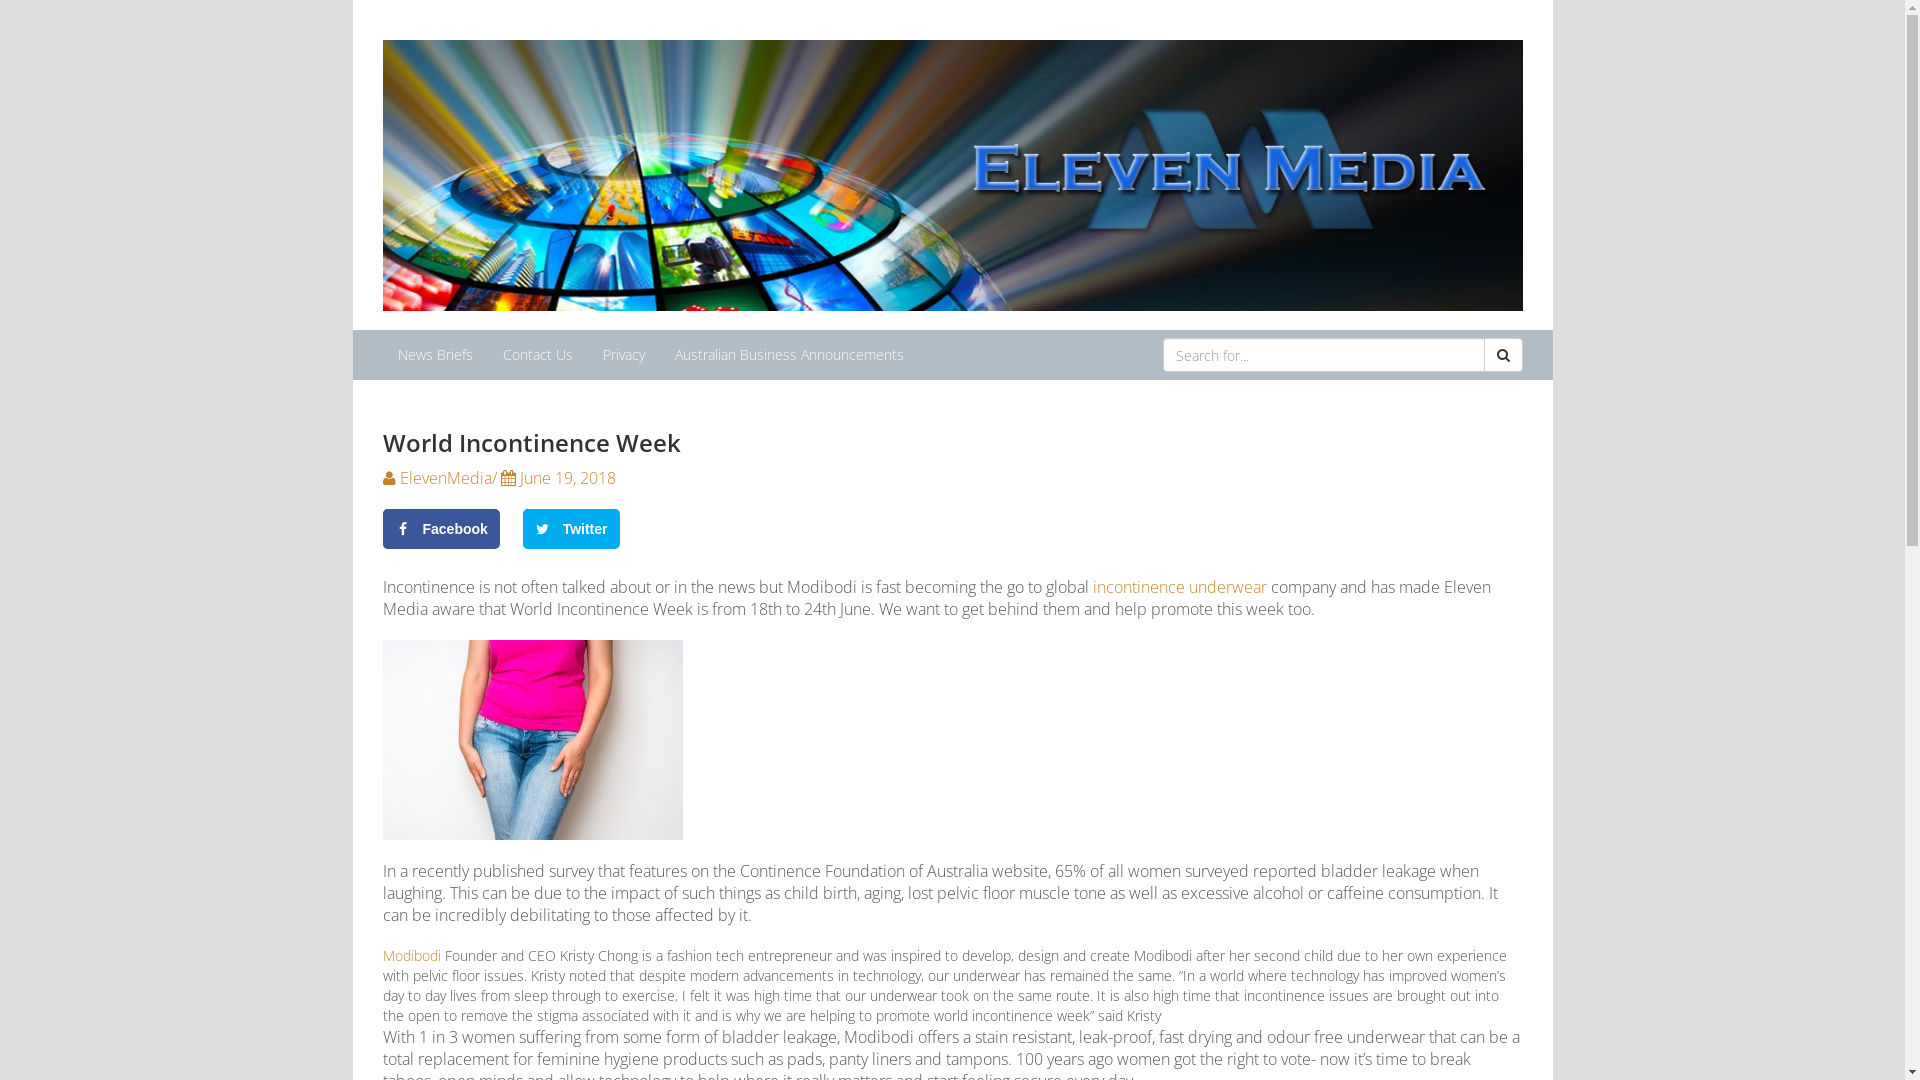  What do you see at coordinates (523, 527) in the screenshot?
I see `'Twitter'` at bounding box center [523, 527].